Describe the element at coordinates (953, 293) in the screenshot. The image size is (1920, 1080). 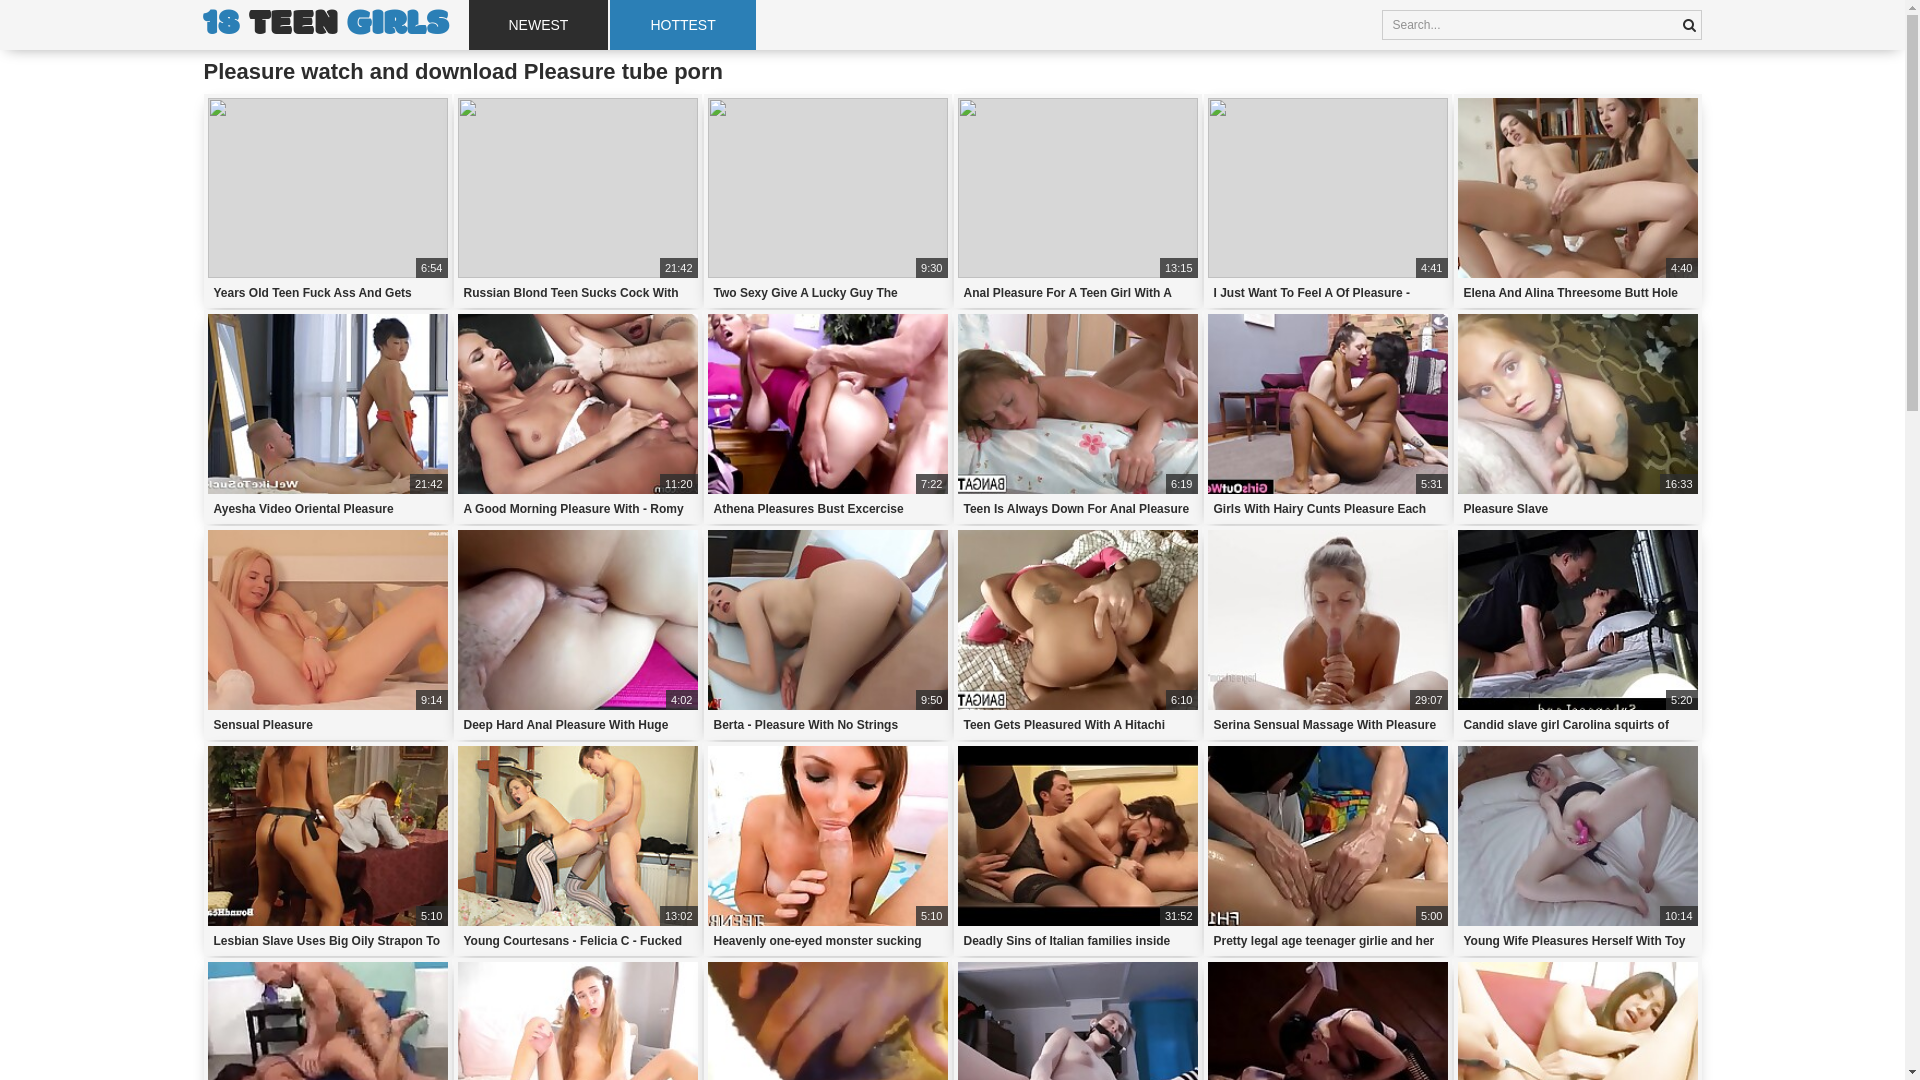
I see `'Anal Pleasure For A Teen Girl With A Gorgeous Booty'` at that location.